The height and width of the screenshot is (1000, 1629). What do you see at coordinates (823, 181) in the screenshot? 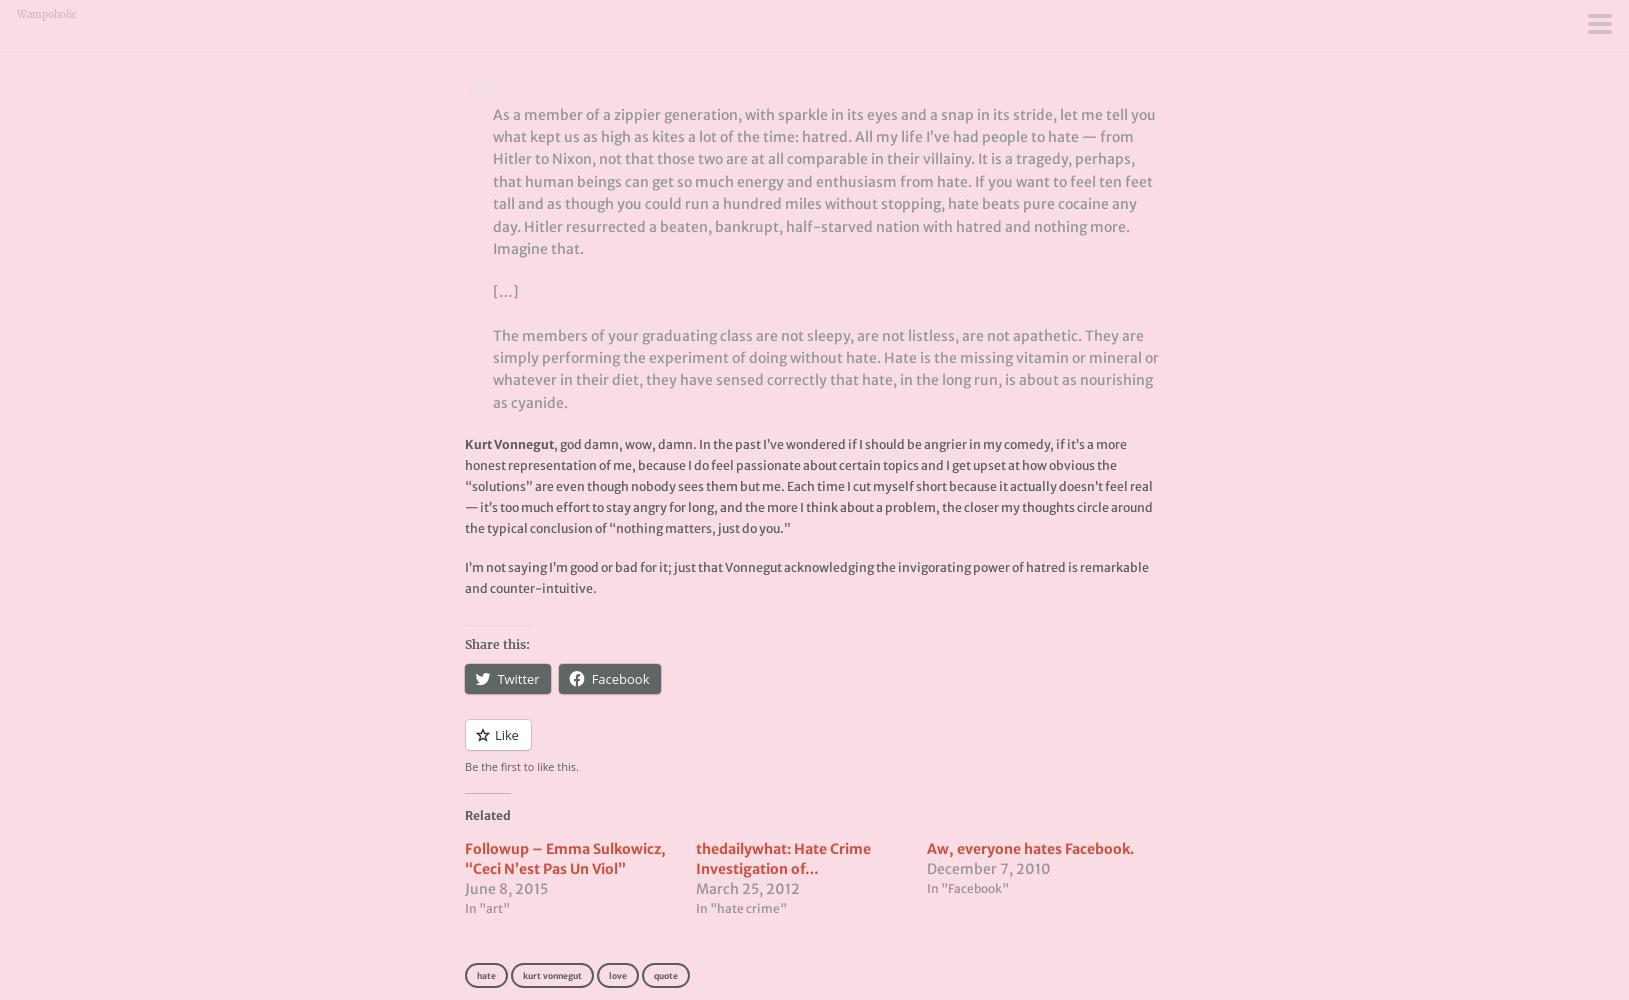
I see `'As a member of a zippier generation, with sparkle in its eyes and a snap in its stride, let me tell you what kept us as high as kites a lot of the time: hatred. All my life I’ve had people to hate — from Hitler to Nixon, not that those two are at all comparable in their villainy. It is a tragedy, perhaps, that human beings can get so much energy and enthusiasm from hate. If you want to feel ten feet tall and as though you could run a hundred miles without stopping, hate beats pure cocaine any day. Hitler resurrected a beaten, bankrupt, half-starved nation with hatred and nothing more. Imagine that.'` at bounding box center [823, 181].